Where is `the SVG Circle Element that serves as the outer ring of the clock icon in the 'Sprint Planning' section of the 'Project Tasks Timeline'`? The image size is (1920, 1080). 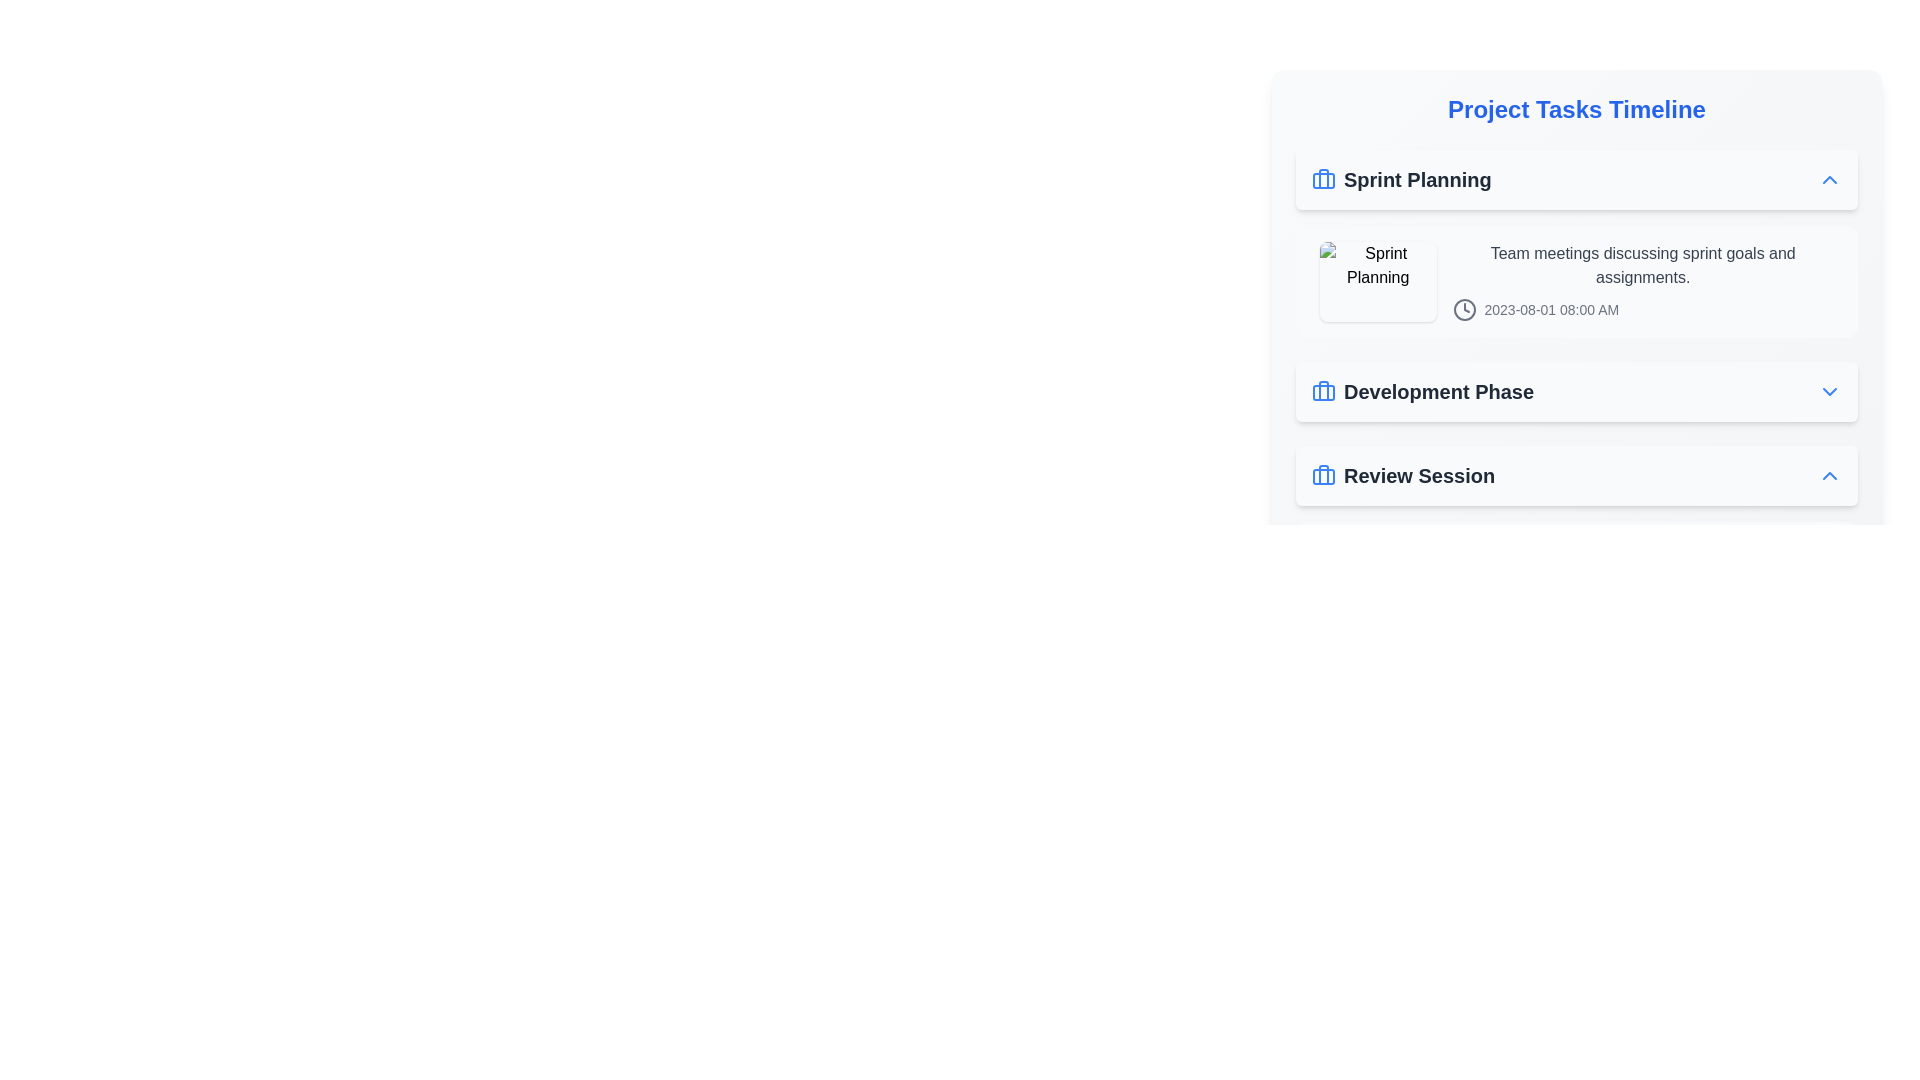
the SVG Circle Element that serves as the outer ring of the clock icon in the 'Sprint Planning' section of the 'Project Tasks Timeline' is located at coordinates (1464, 309).